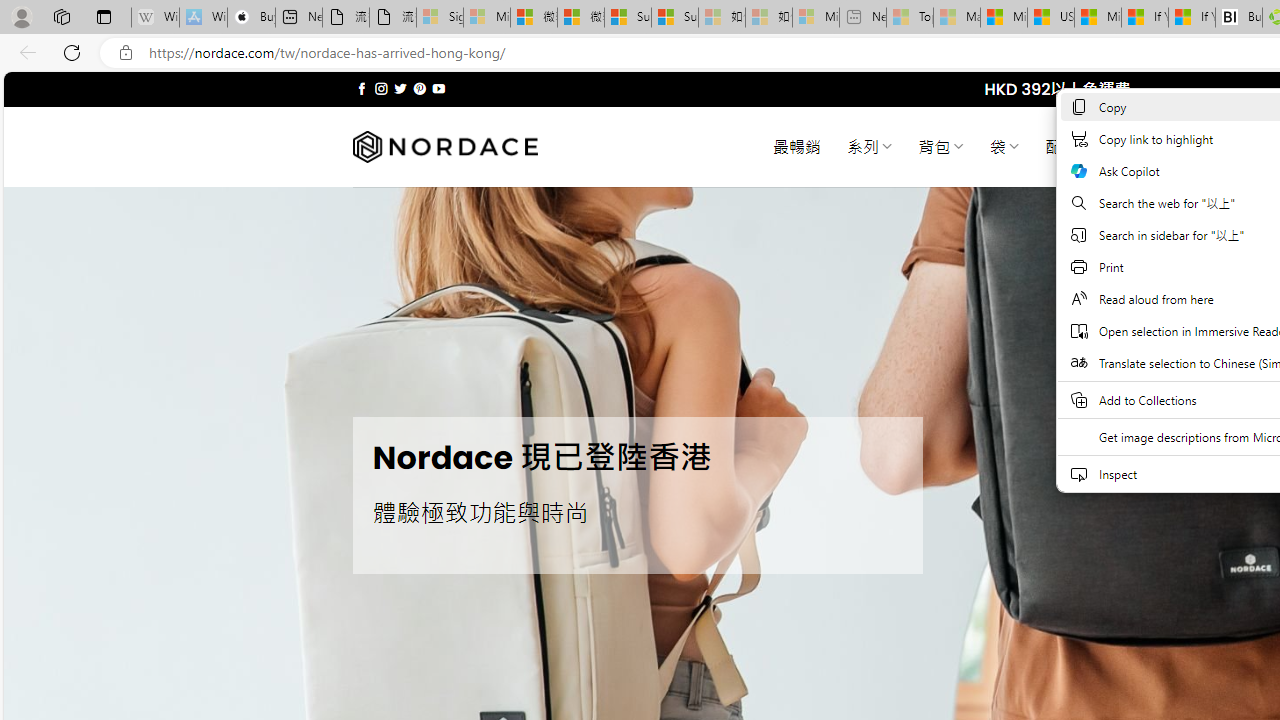 Image resolution: width=1280 pixels, height=720 pixels. What do you see at coordinates (418, 88) in the screenshot?
I see `'Follow on Pinterest'` at bounding box center [418, 88].